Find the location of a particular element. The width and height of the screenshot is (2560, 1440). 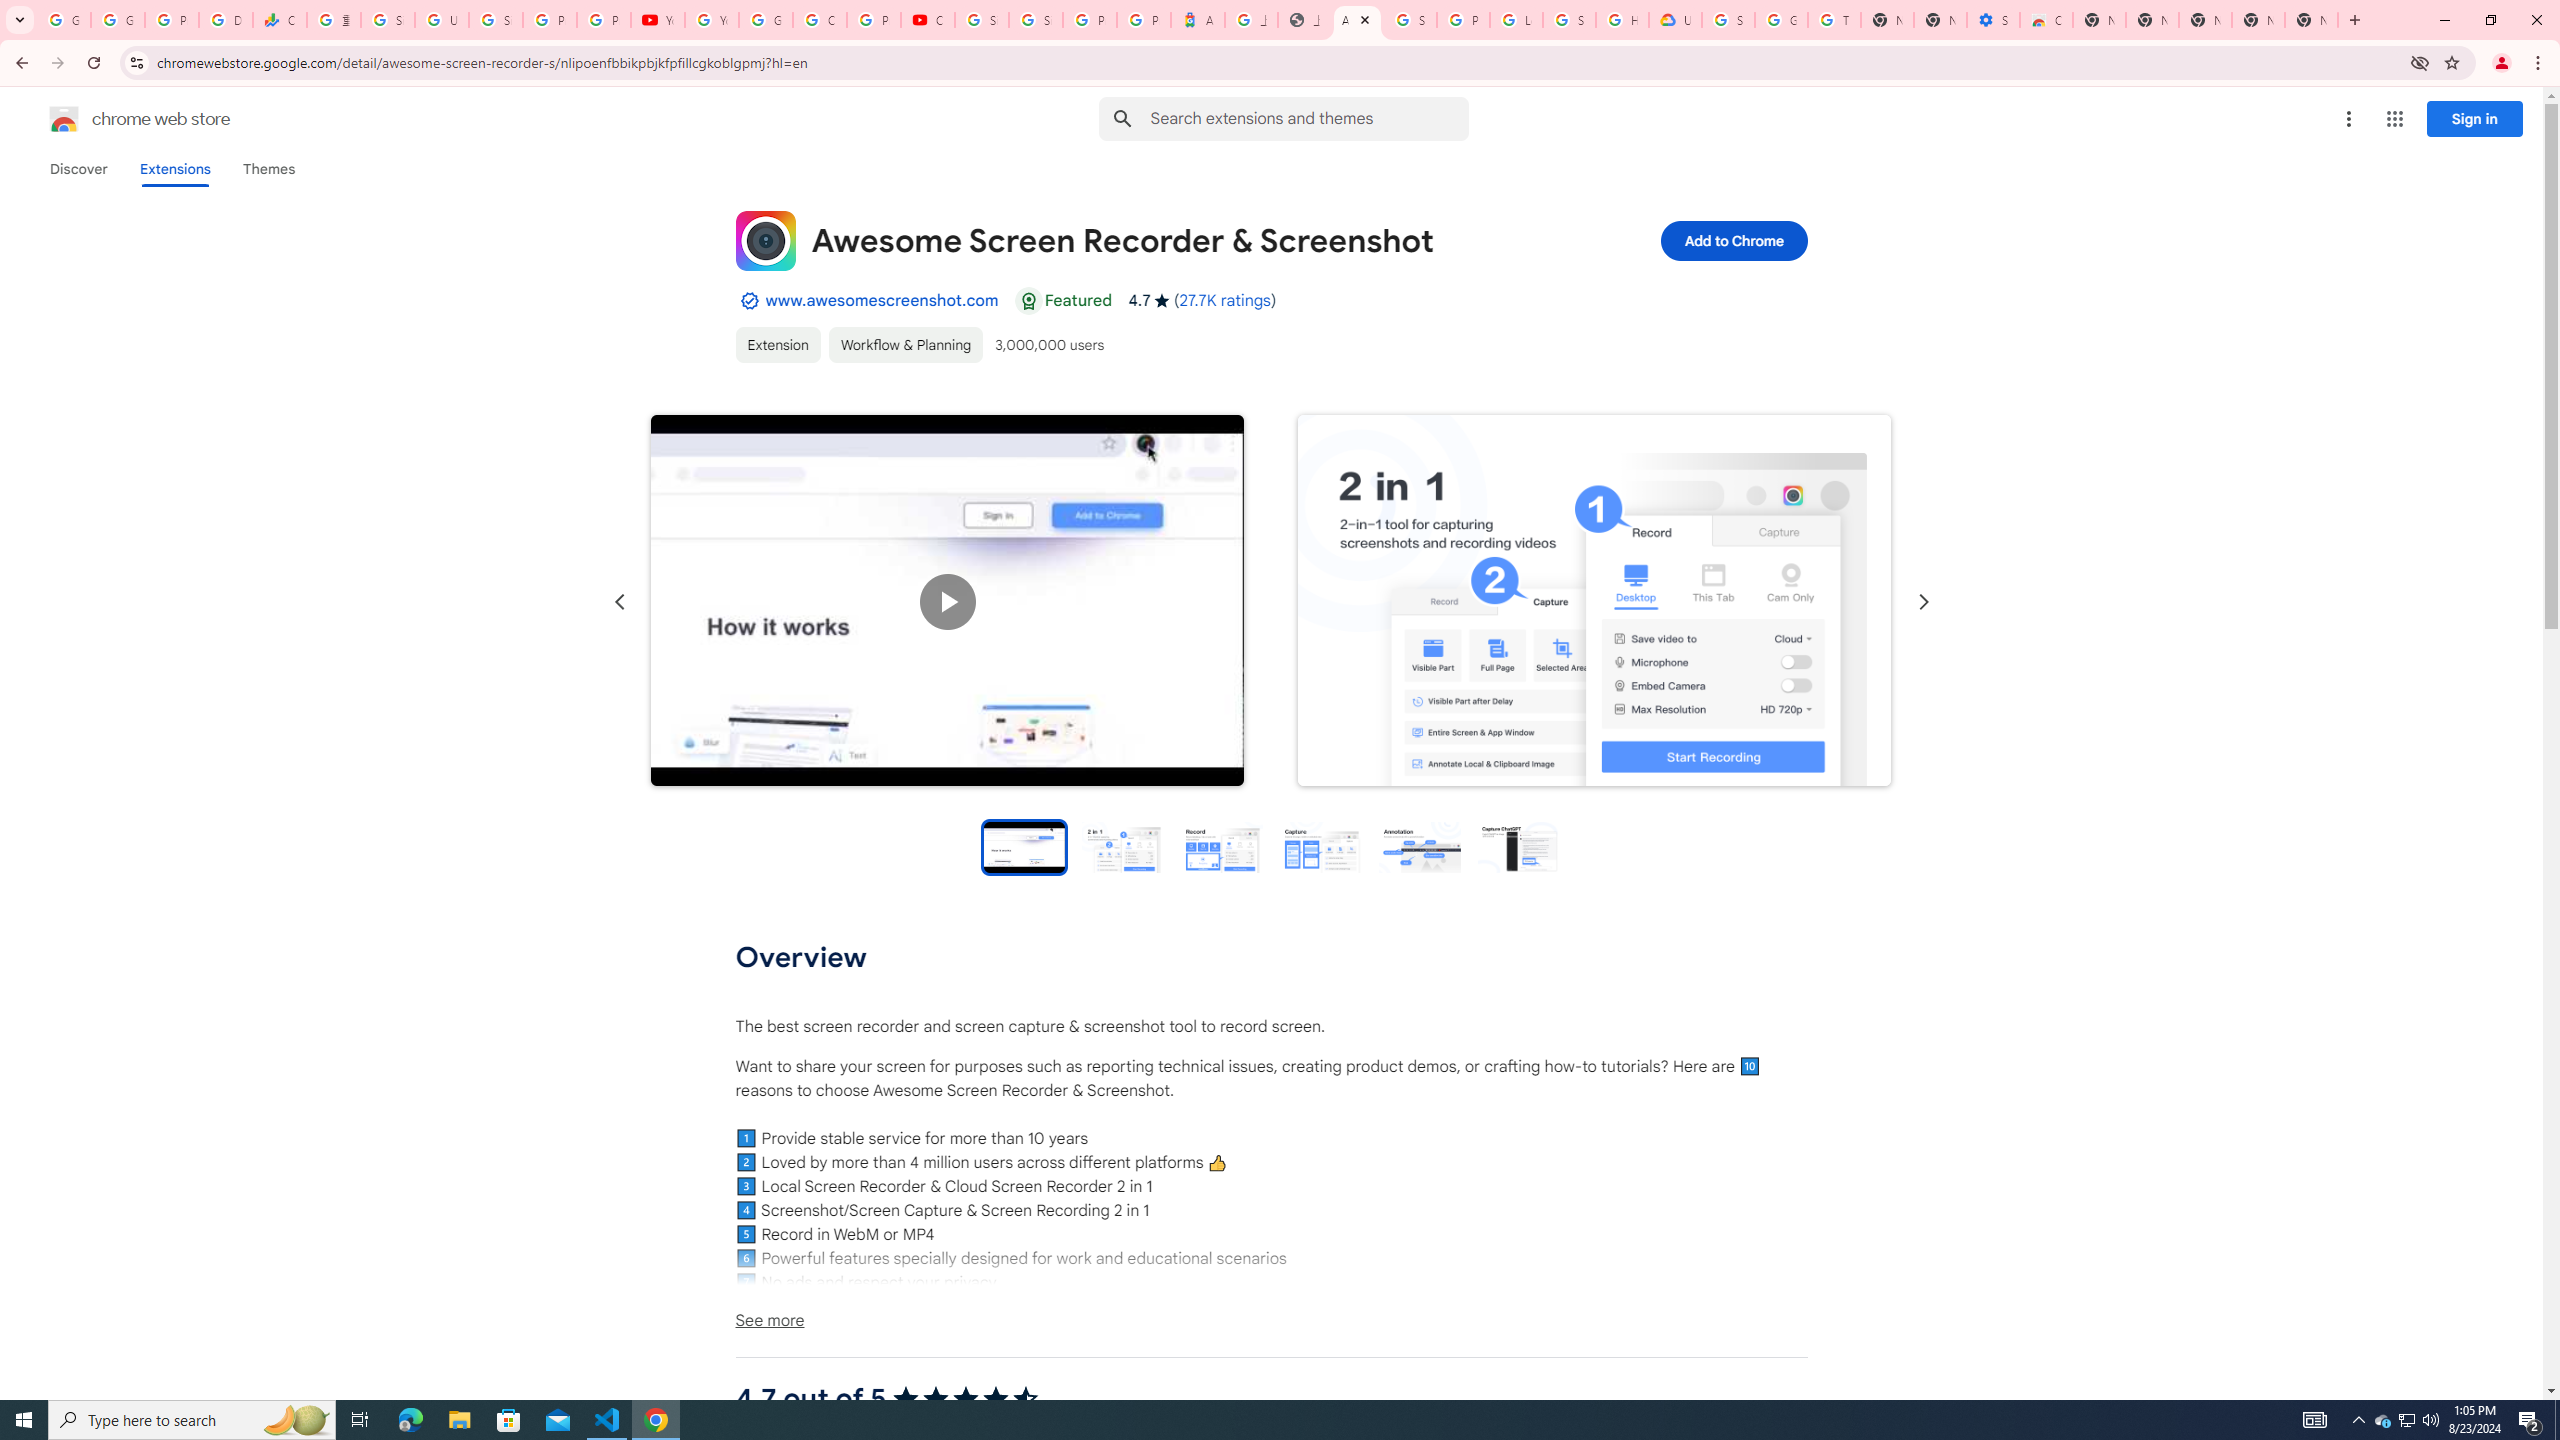

'Chrome Web Store - Accessibility extensions' is located at coordinates (2046, 19).